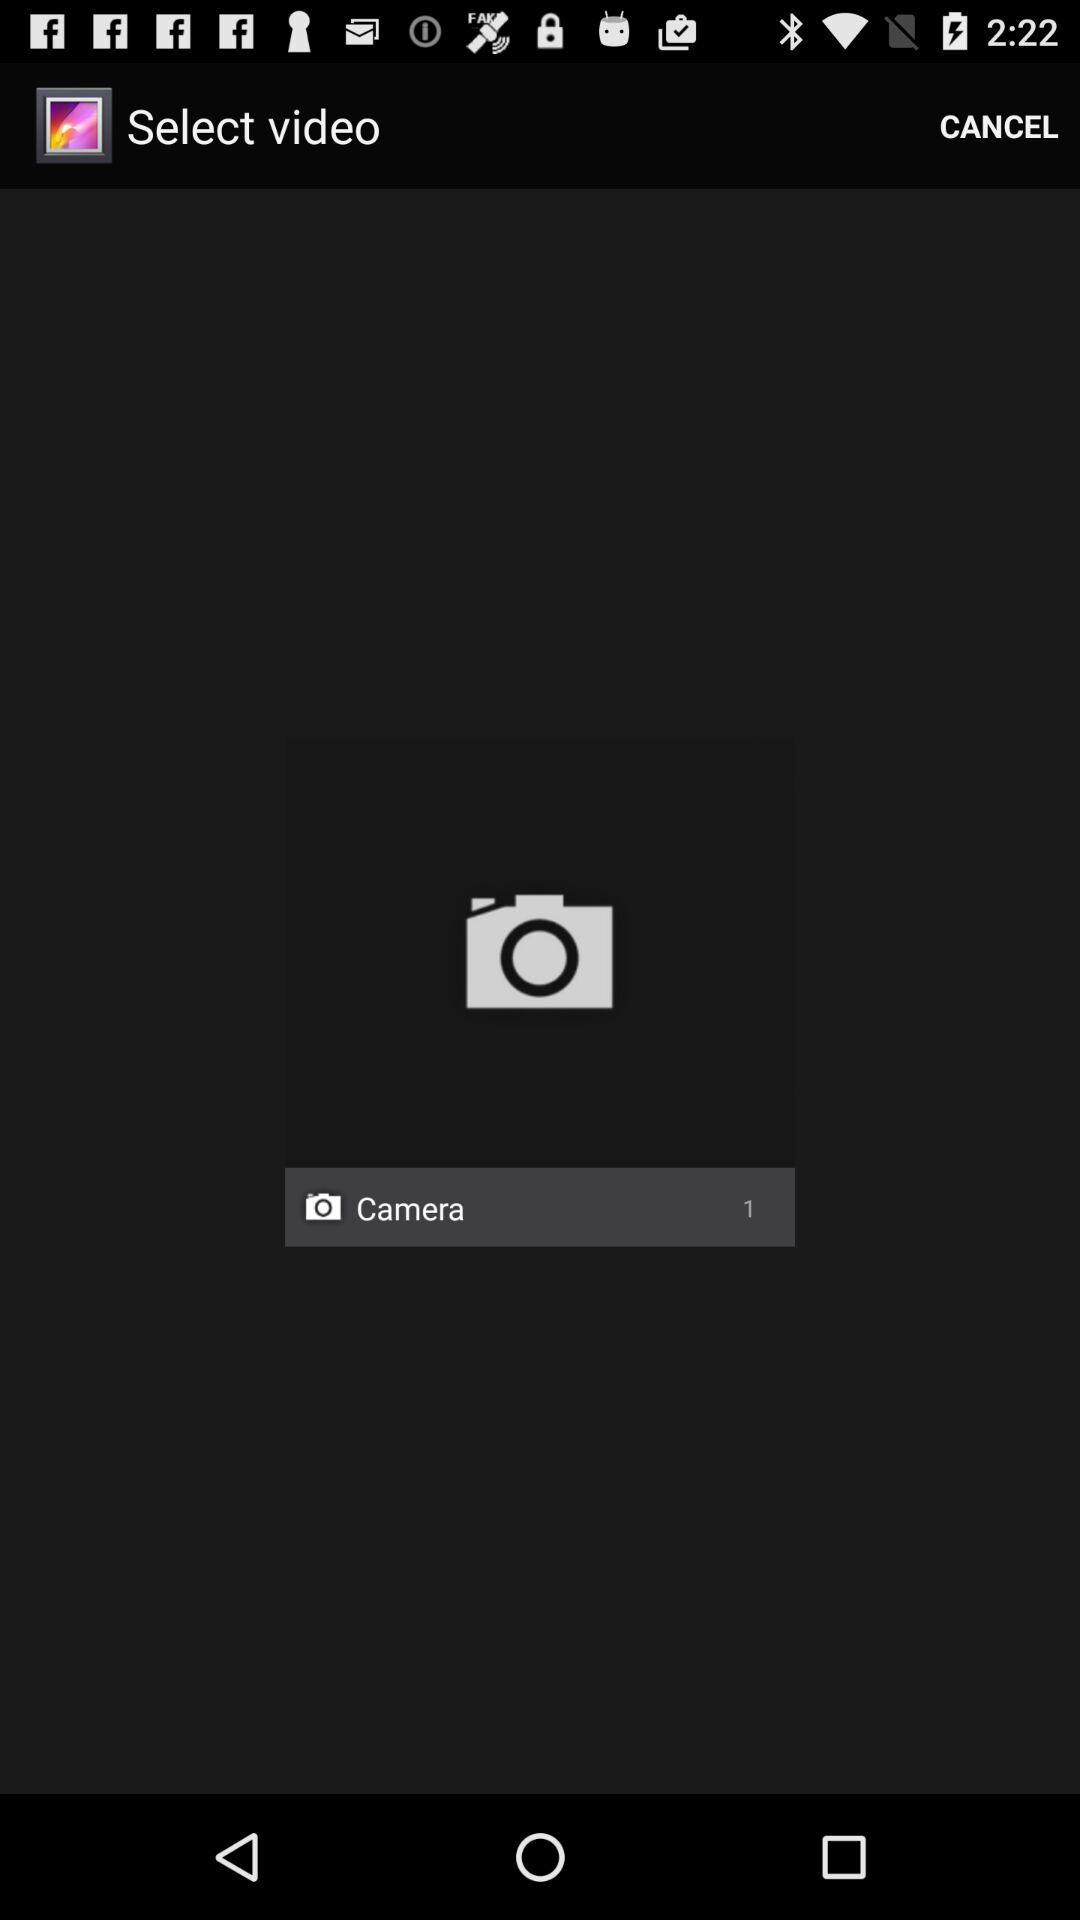 Image resolution: width=1080 pixels, height=1920 pixels. What do you see at coordinates (999, 124) in the screenshot?
I see `the icon to the right of the select video` at bounding box center [999, 124].